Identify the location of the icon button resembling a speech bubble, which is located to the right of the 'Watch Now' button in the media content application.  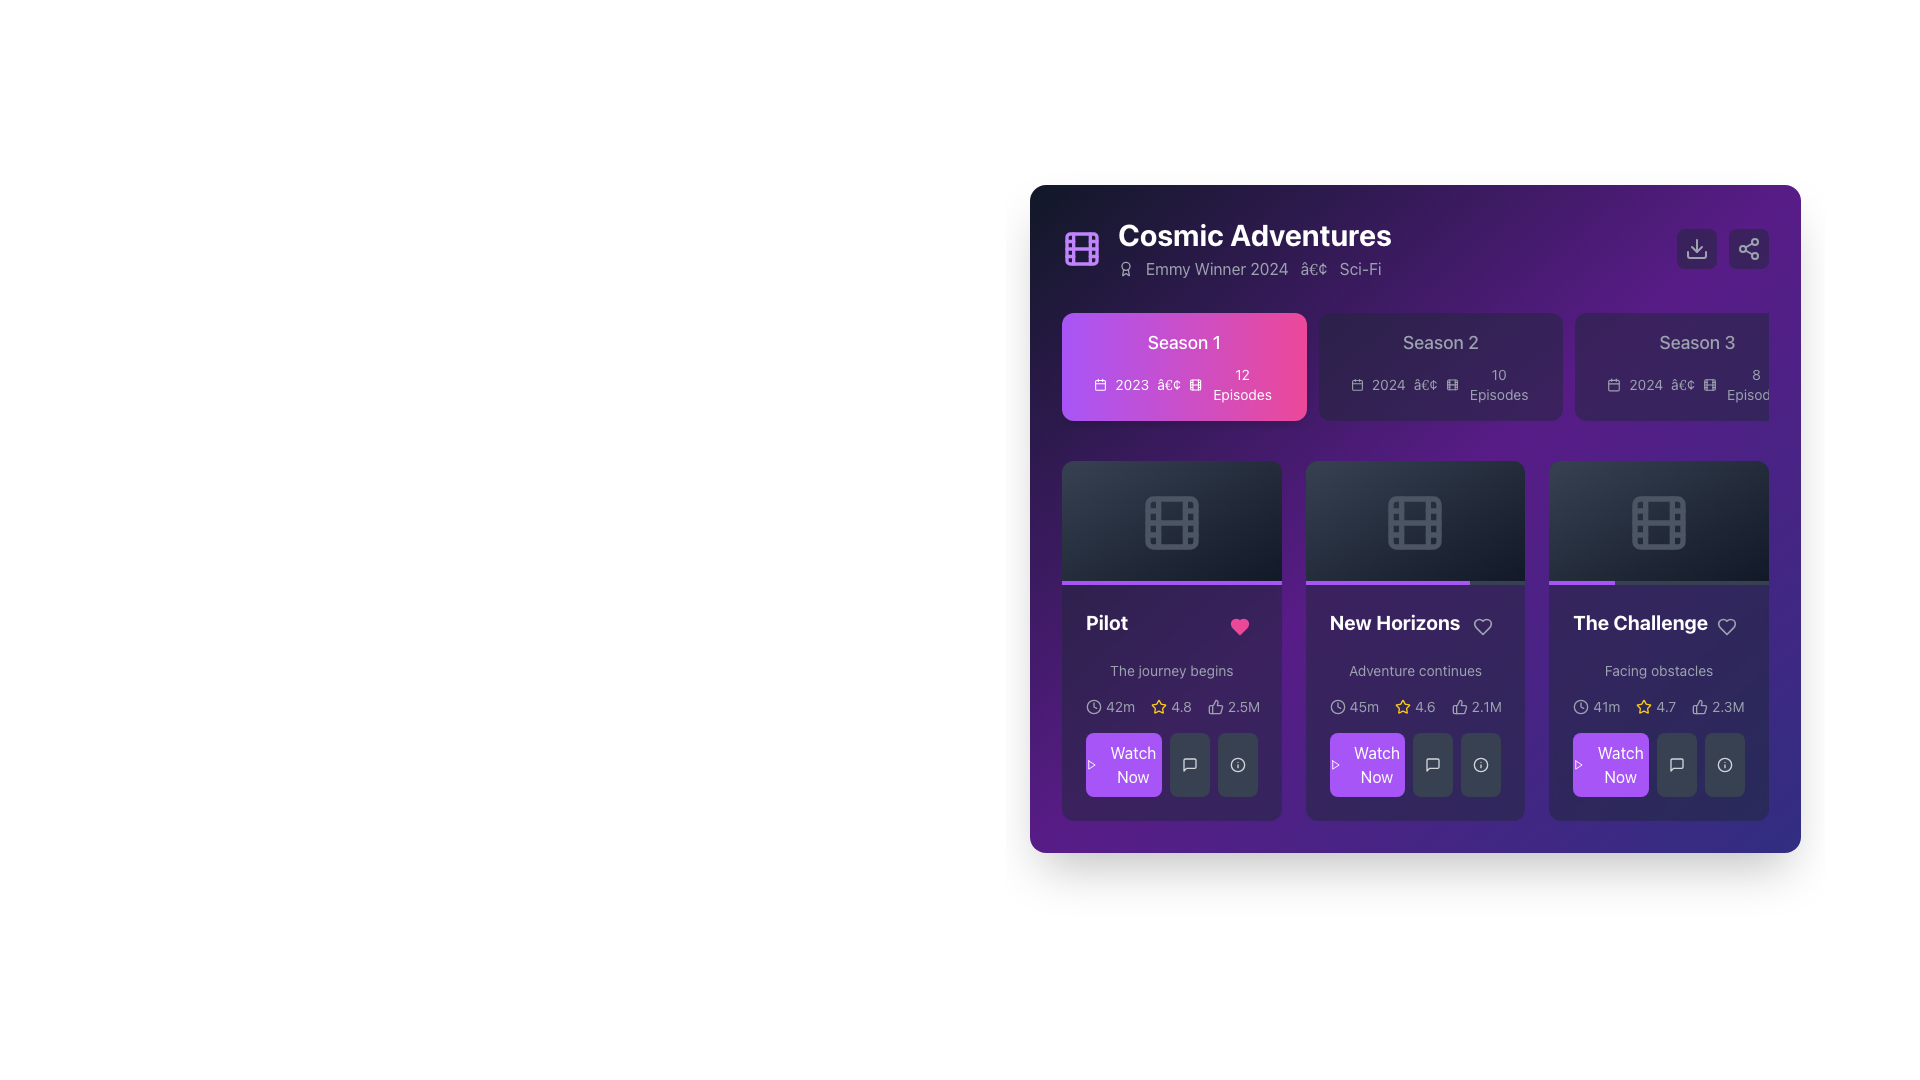
(1189, 764).